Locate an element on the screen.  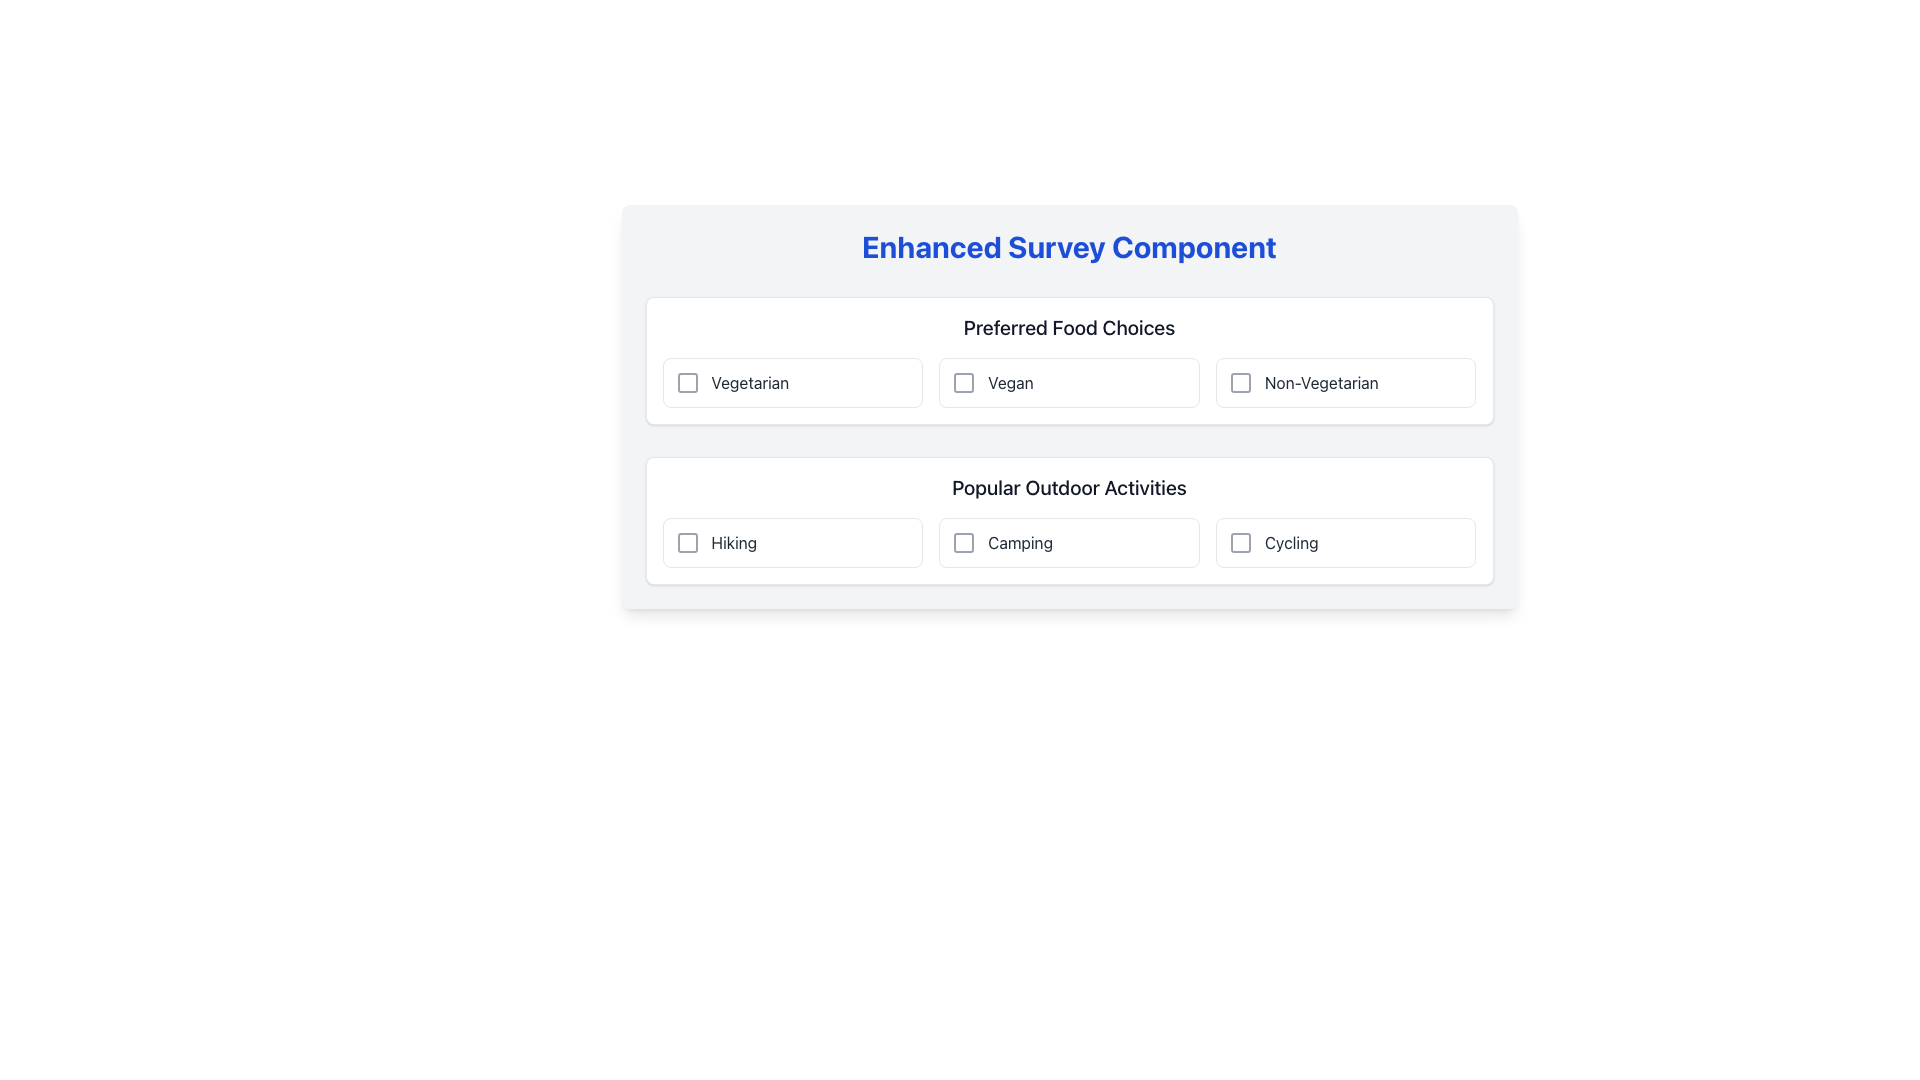
the 'Non-Vegetarian' checkbox in the 'Preferred Food Choices' section is located at coordinates (1239, 382).